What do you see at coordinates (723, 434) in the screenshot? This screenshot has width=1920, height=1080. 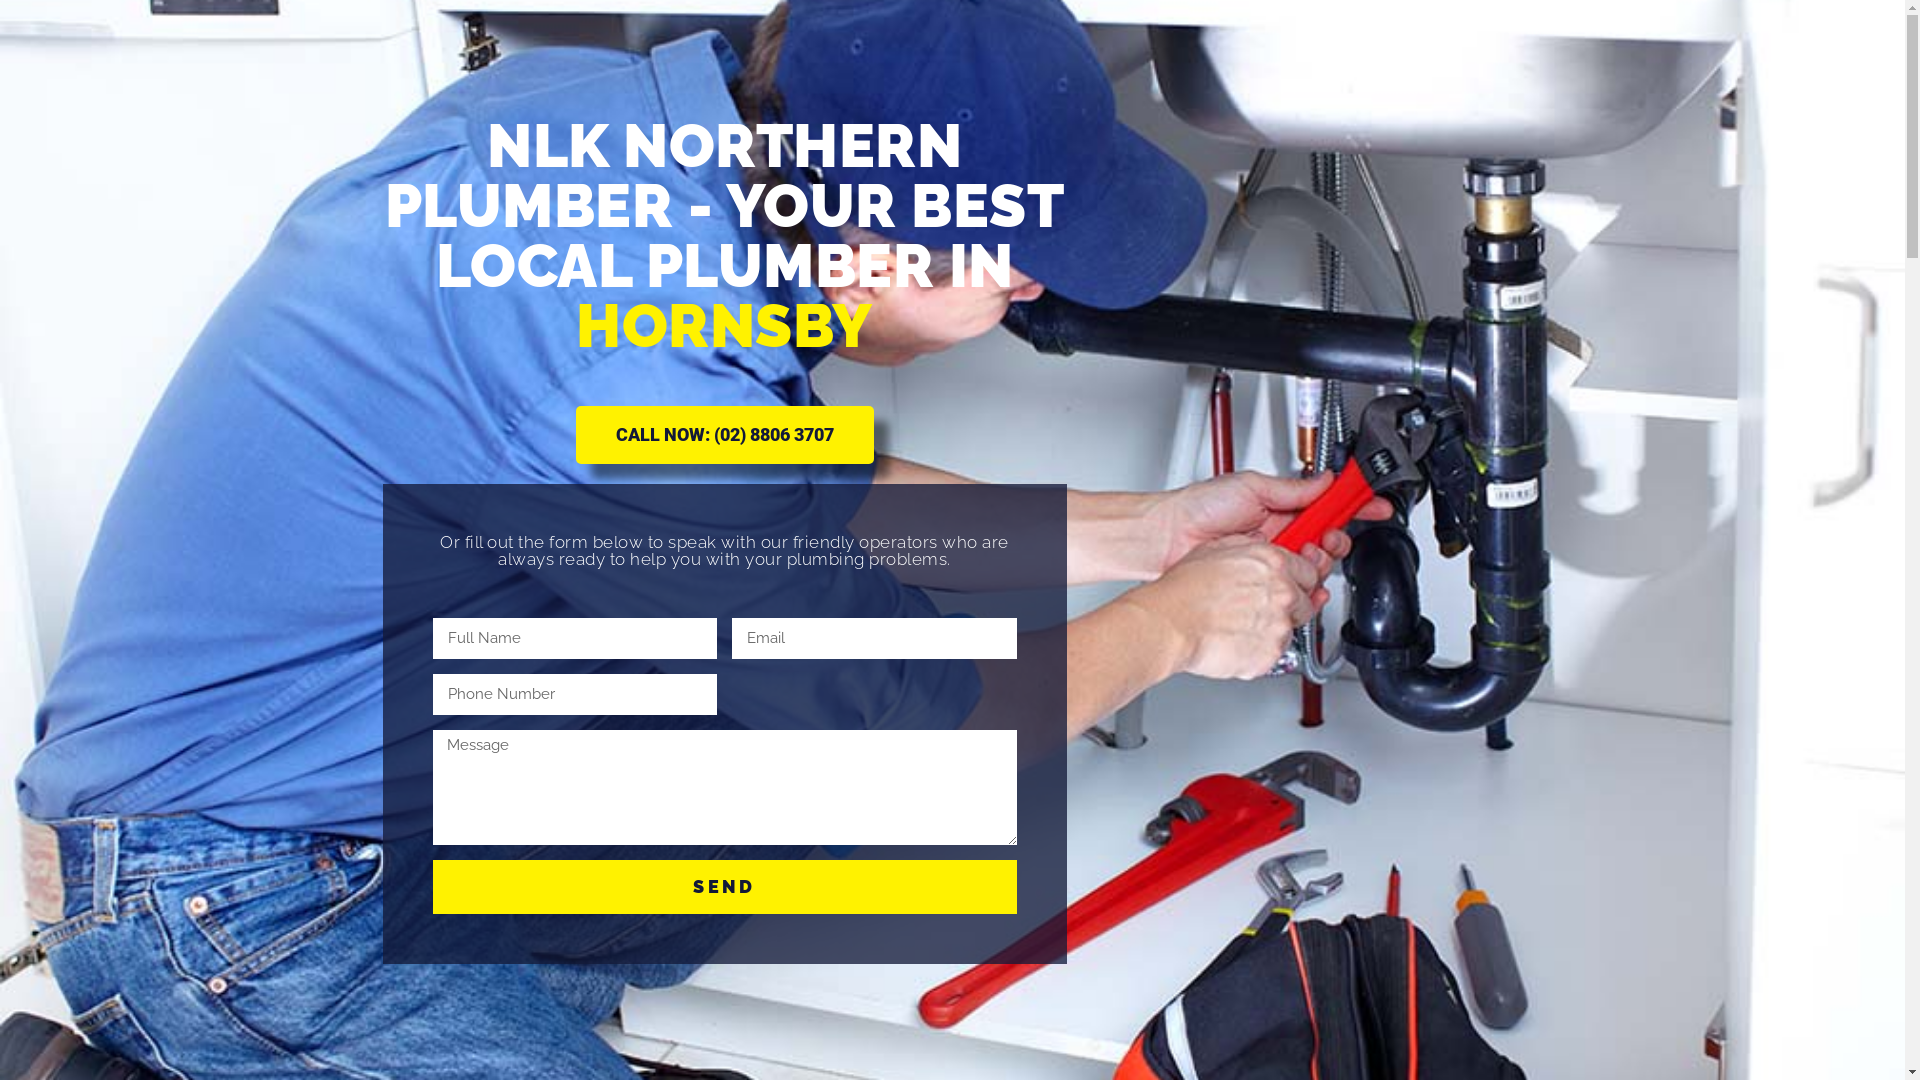 I see `'CALL NOW: (02) 8806 3707'` at bounding box center [723, 434].